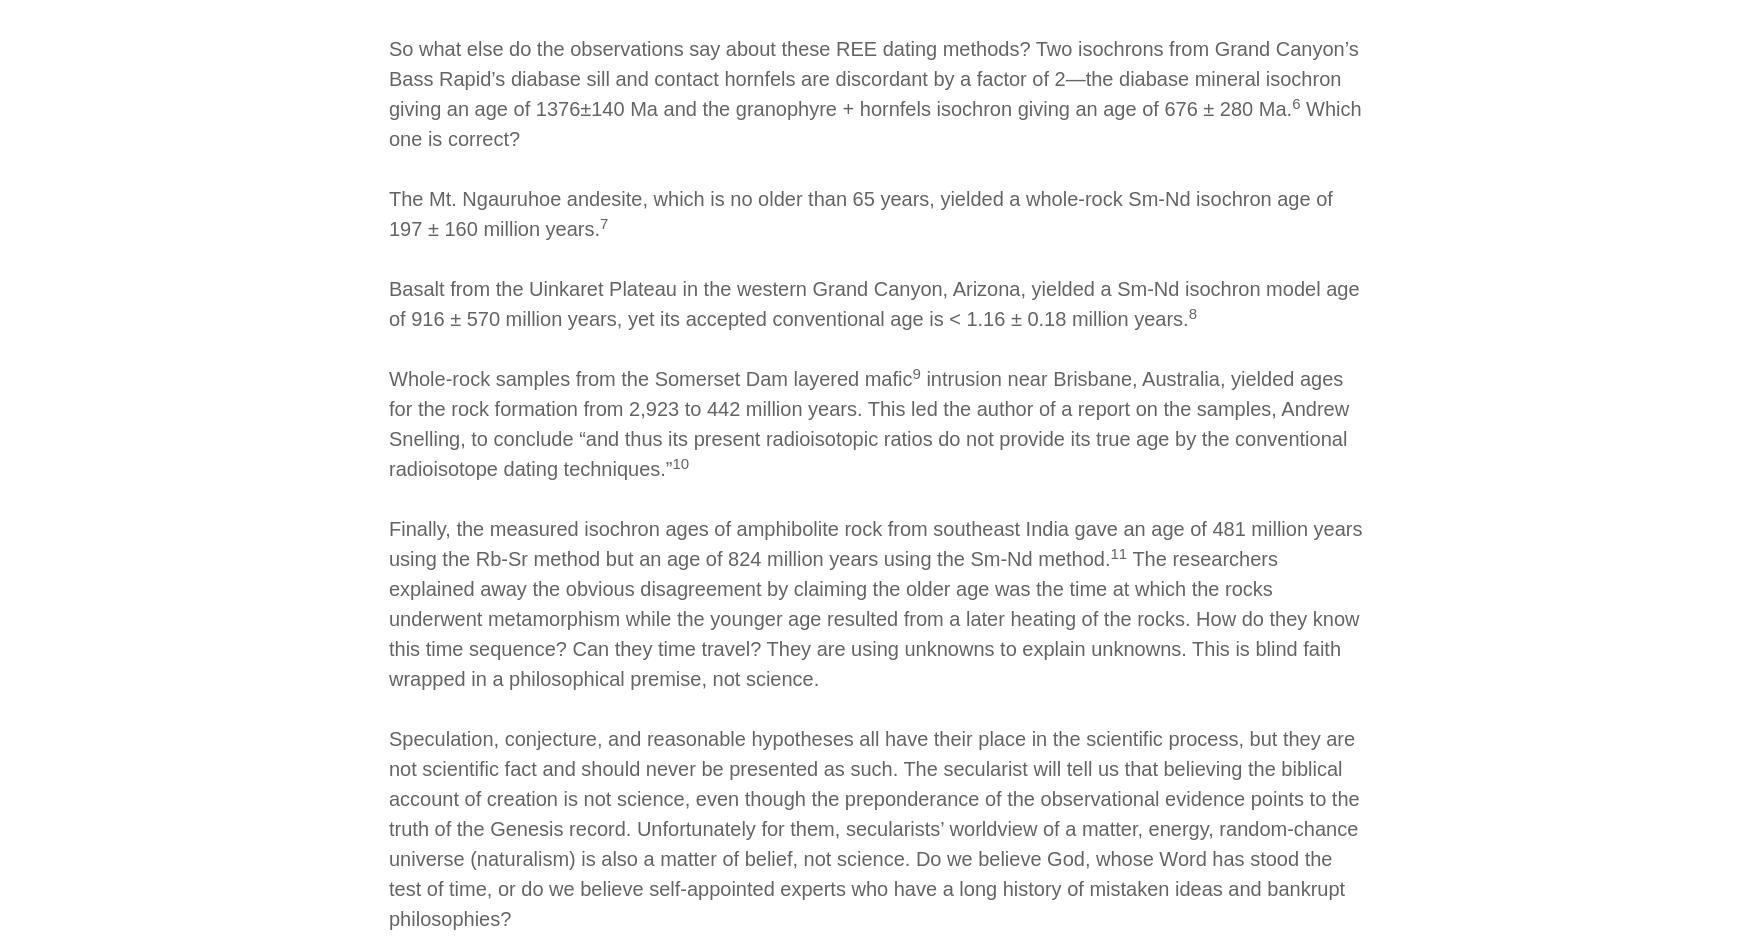 The width and height of the screenshot is (1758, 951). What do you see at coordinates (1191, 312) in the screenshot?
I see `'8'` at bounding box center [1191, 312].